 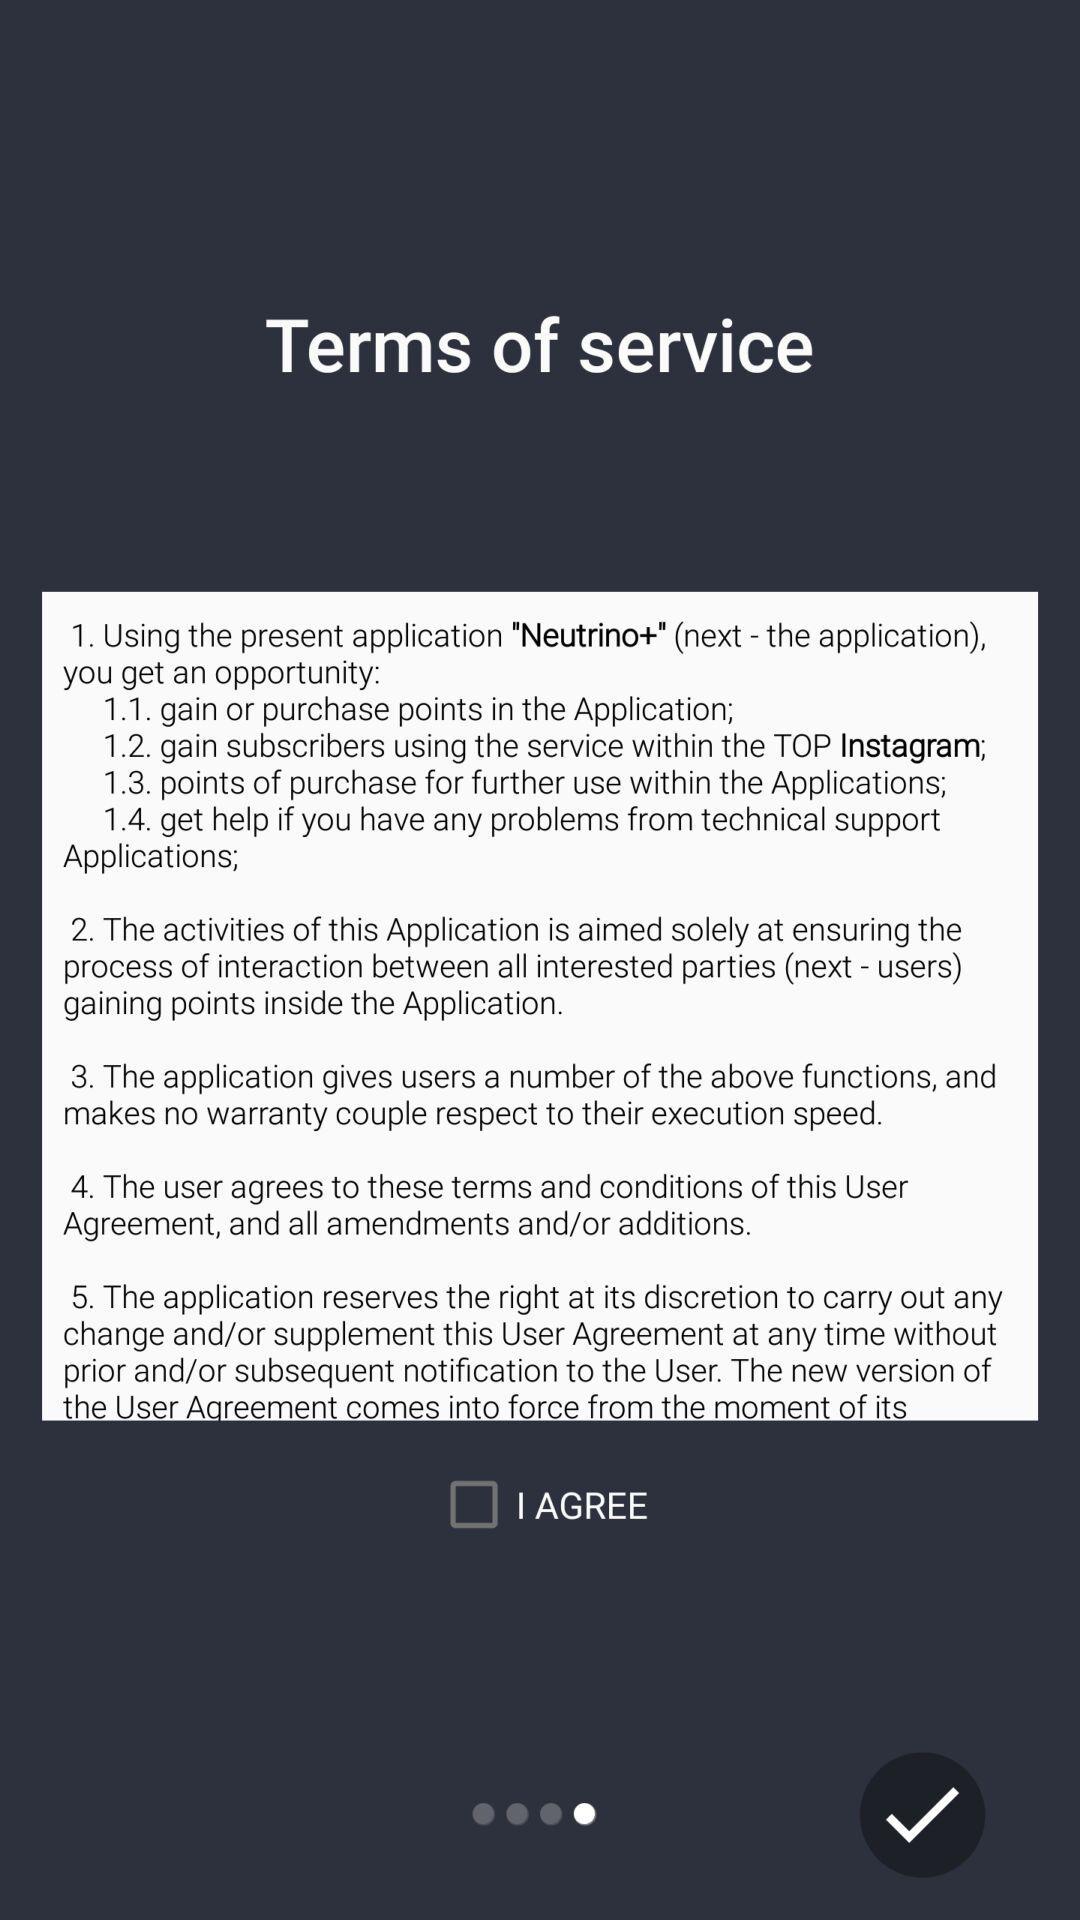 What do you see at coordinates (540, 1504) in the screenshot?
I see `the icon below 1 using the icon` at bounding box center [540, 1504].